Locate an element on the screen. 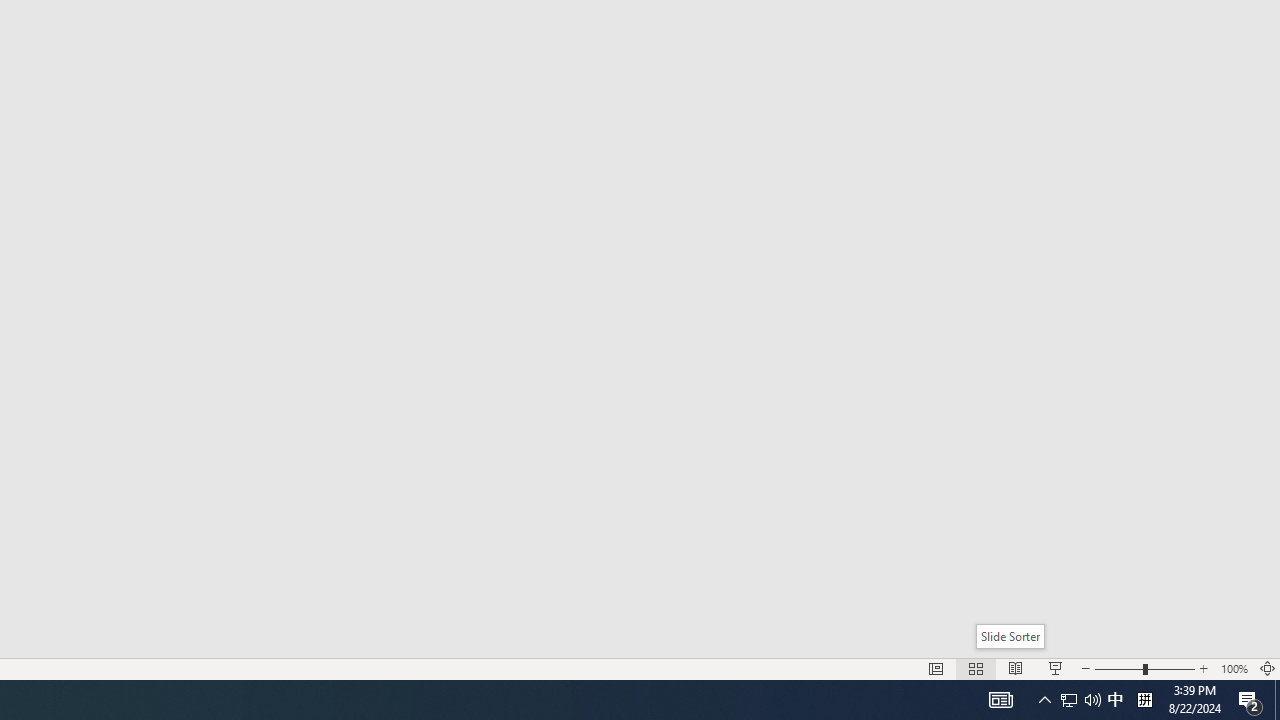 Image resolution: width=1280 pixels, height=720 pixels. 'Zoom Out' is located at coordinates (1117, 669).